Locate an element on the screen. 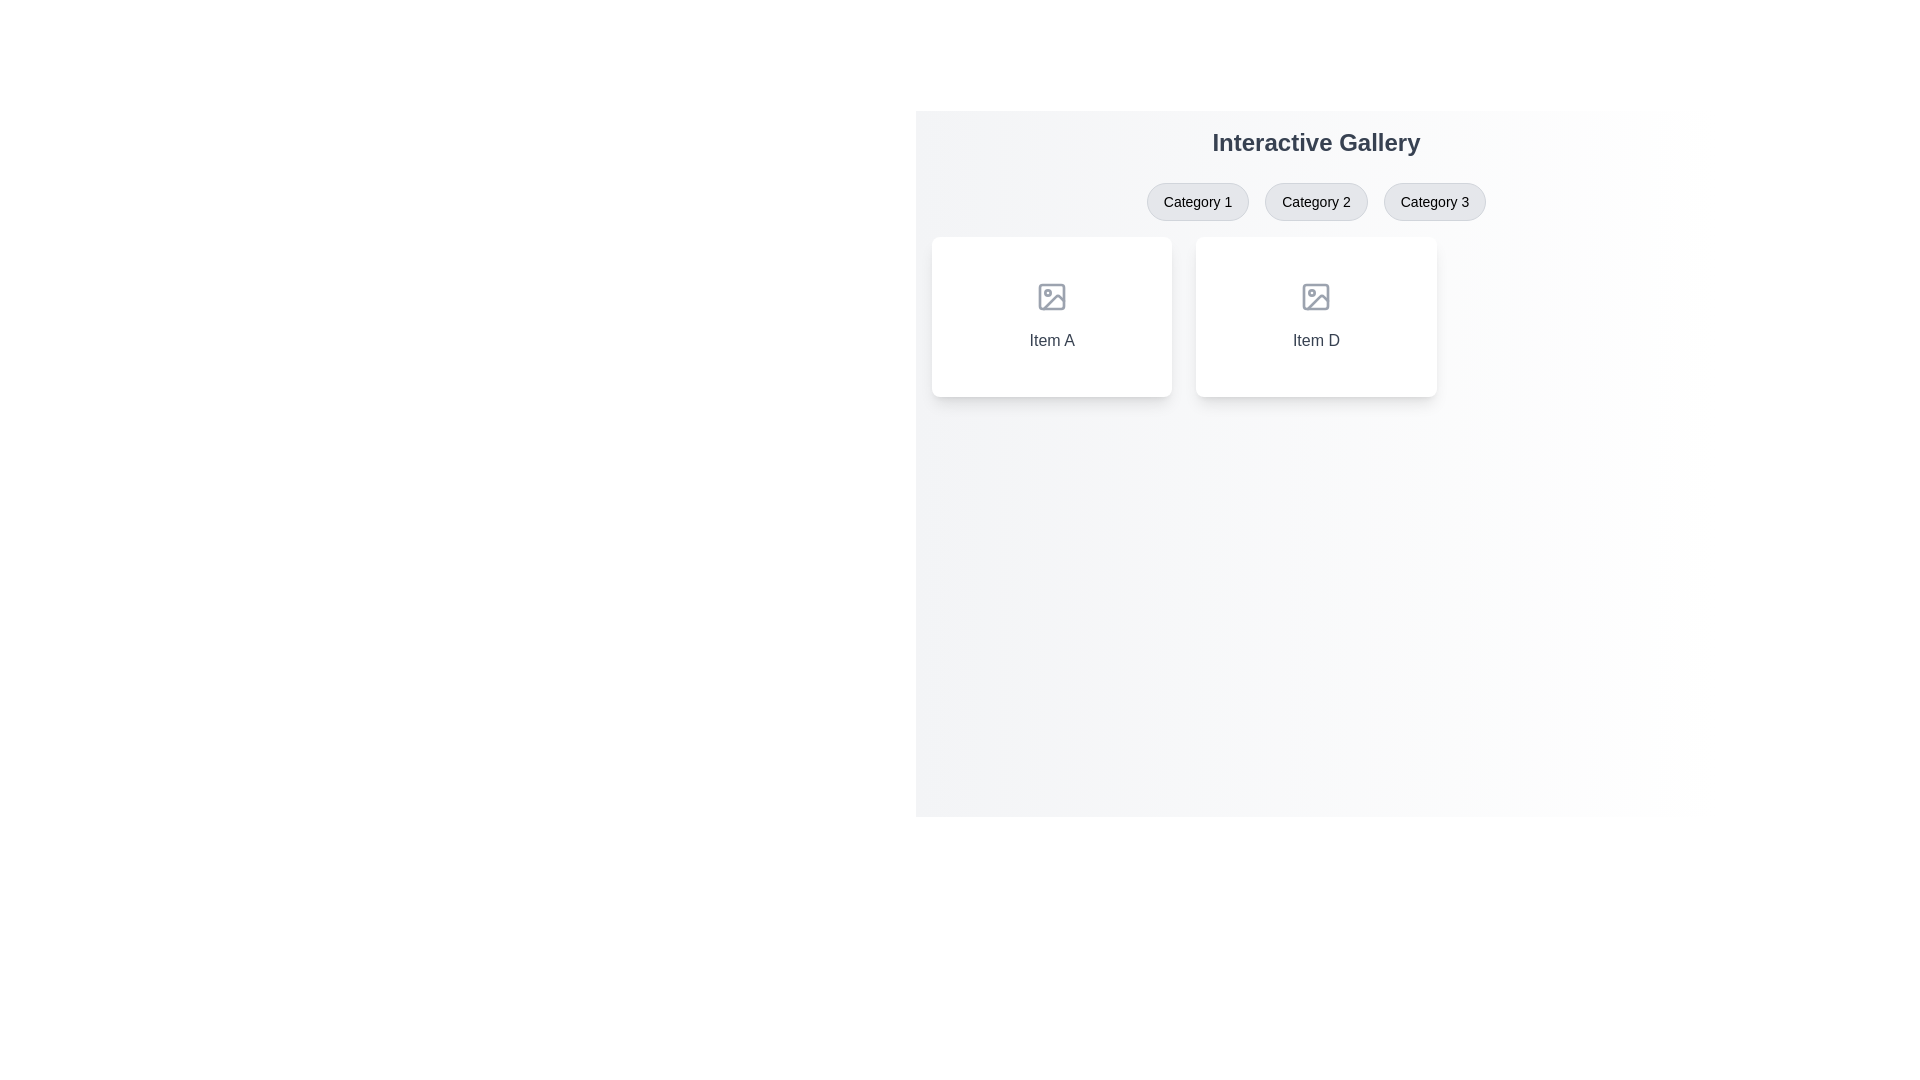  the 'Category 2' button, which is the second button in the row of category buttons below the 'Interactive Gallery' header is located at coordinates (1316, 201).